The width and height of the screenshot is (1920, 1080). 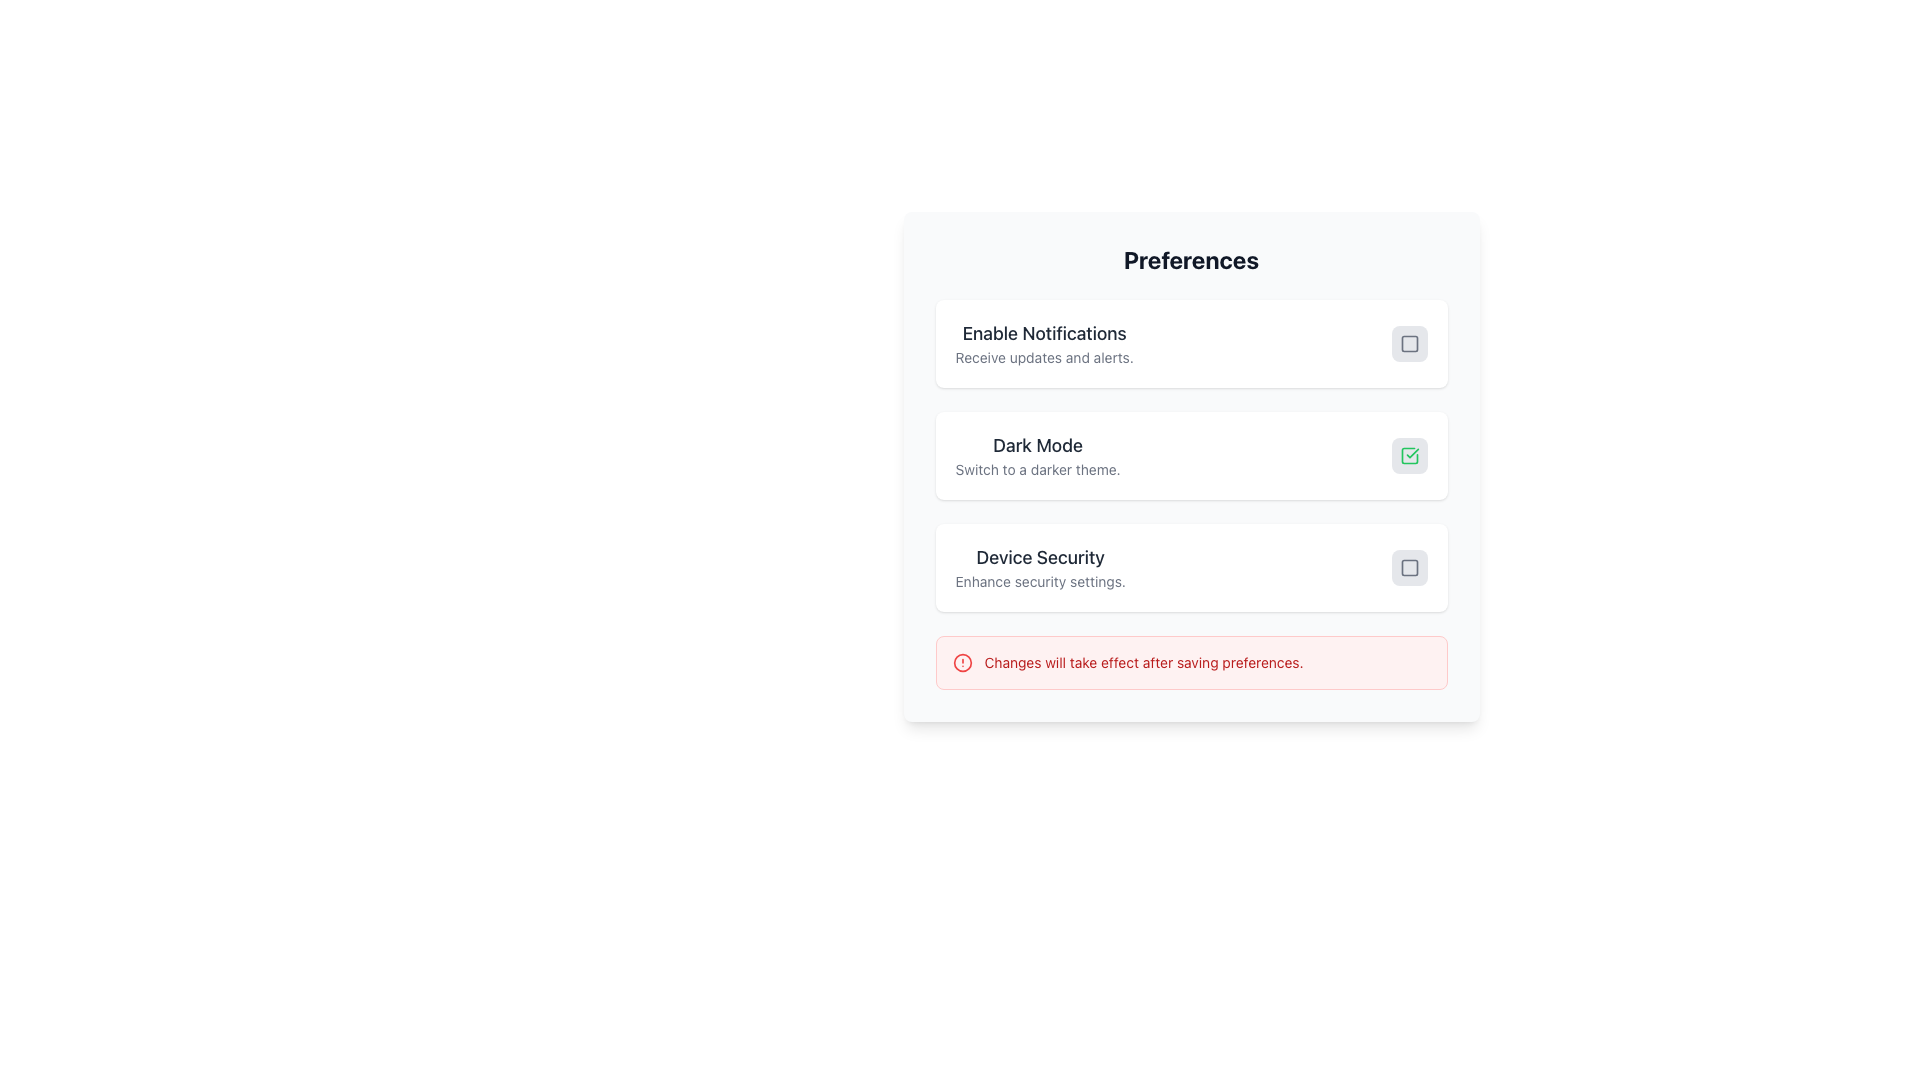 What do you see at coordinates (1408, 567) in the screenshot?
I see `the checkbox located in the bottom-right corner of the settings options under 'Device Security'` at bounding box center [1408, 567].